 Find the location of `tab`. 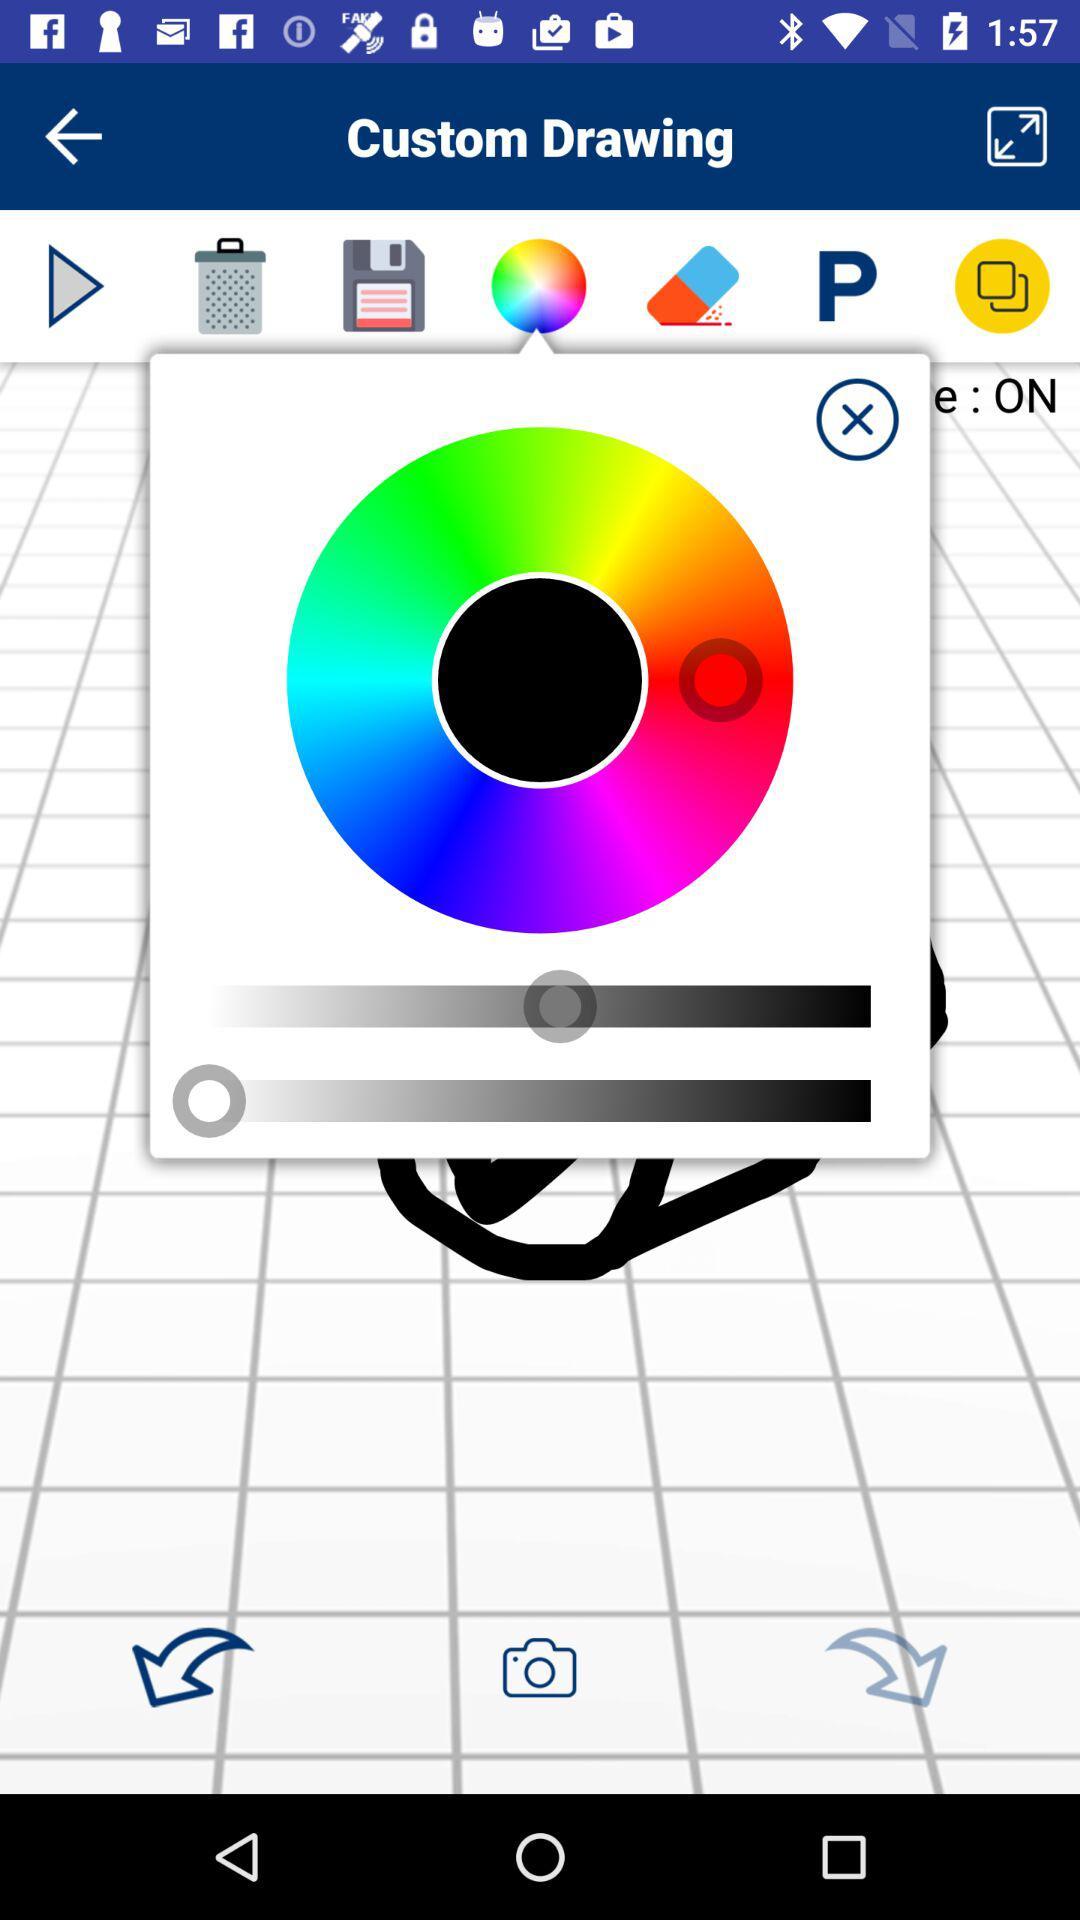

tab is located at coordinates (856, 418).